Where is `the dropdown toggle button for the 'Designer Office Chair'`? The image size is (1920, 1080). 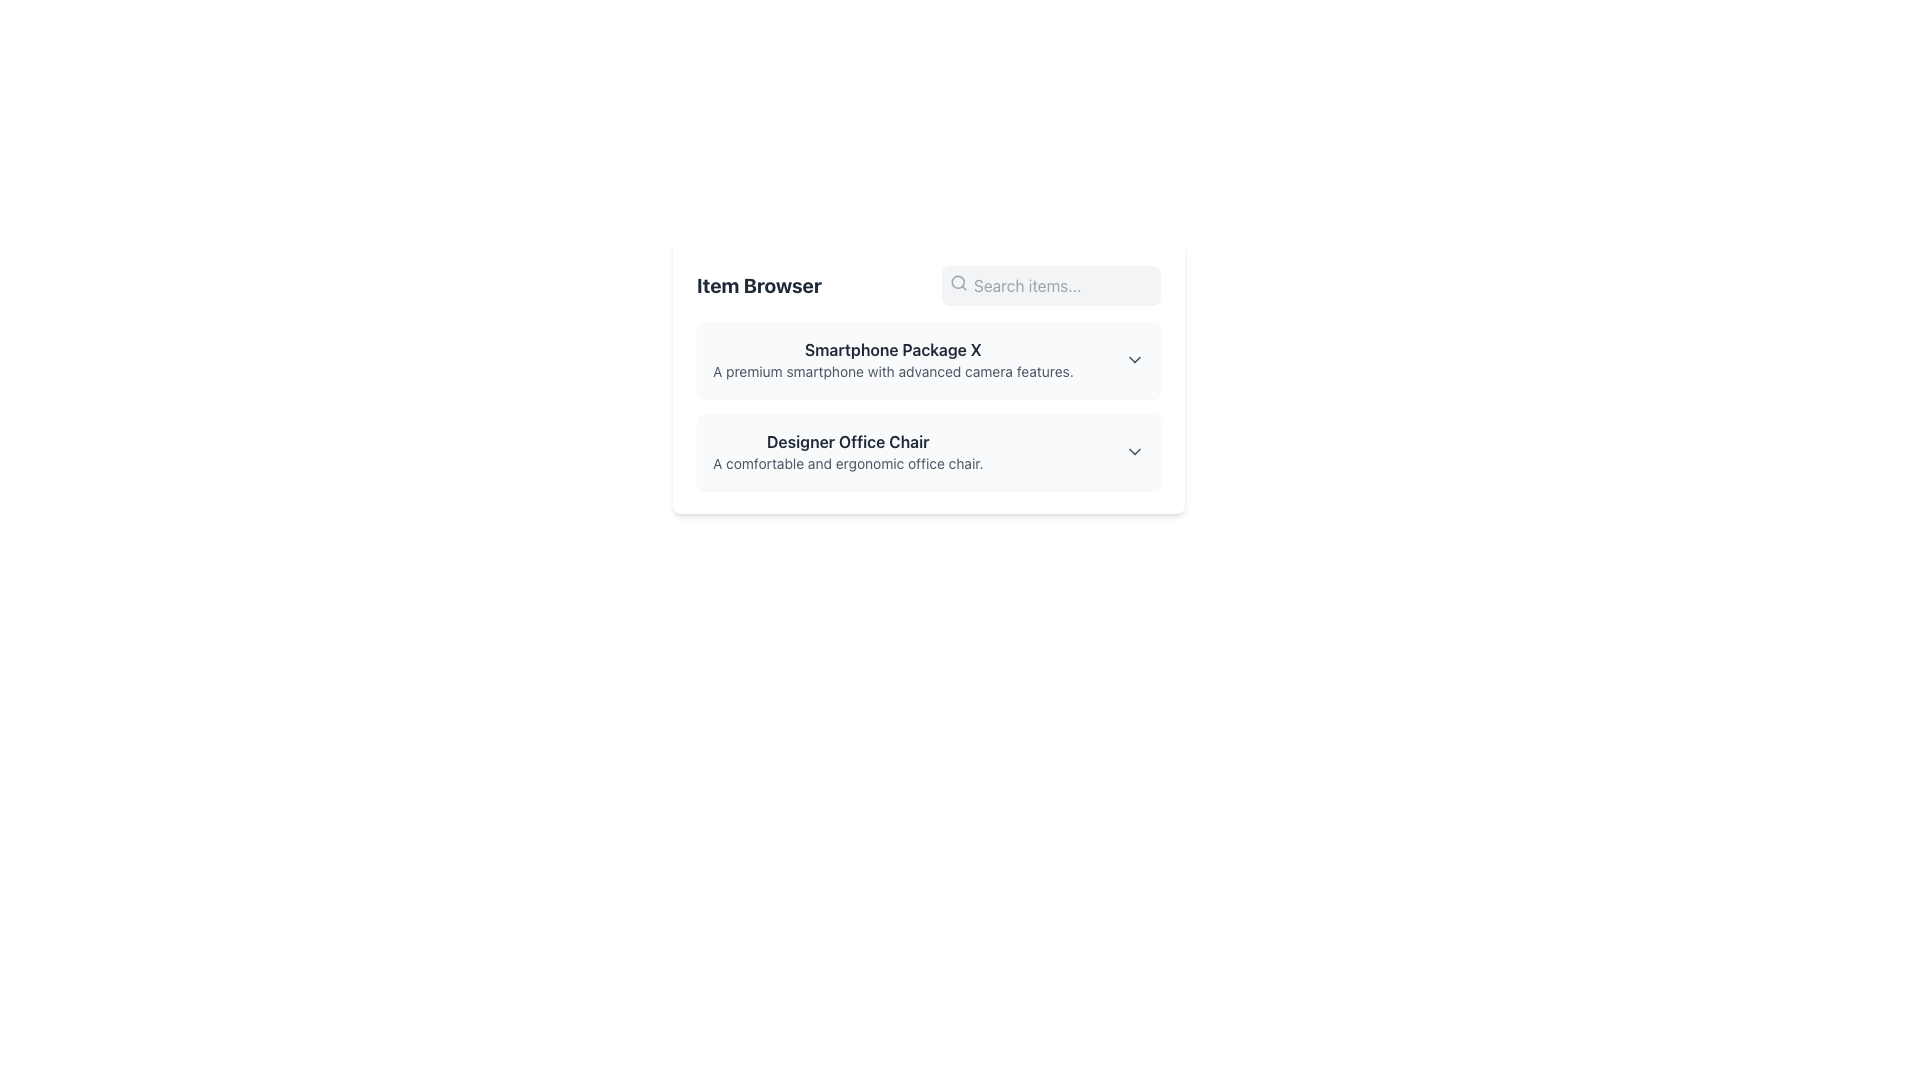
the dropdown toggle button for the 'Designer Office Chair' is located at coordinates (1134, 451).